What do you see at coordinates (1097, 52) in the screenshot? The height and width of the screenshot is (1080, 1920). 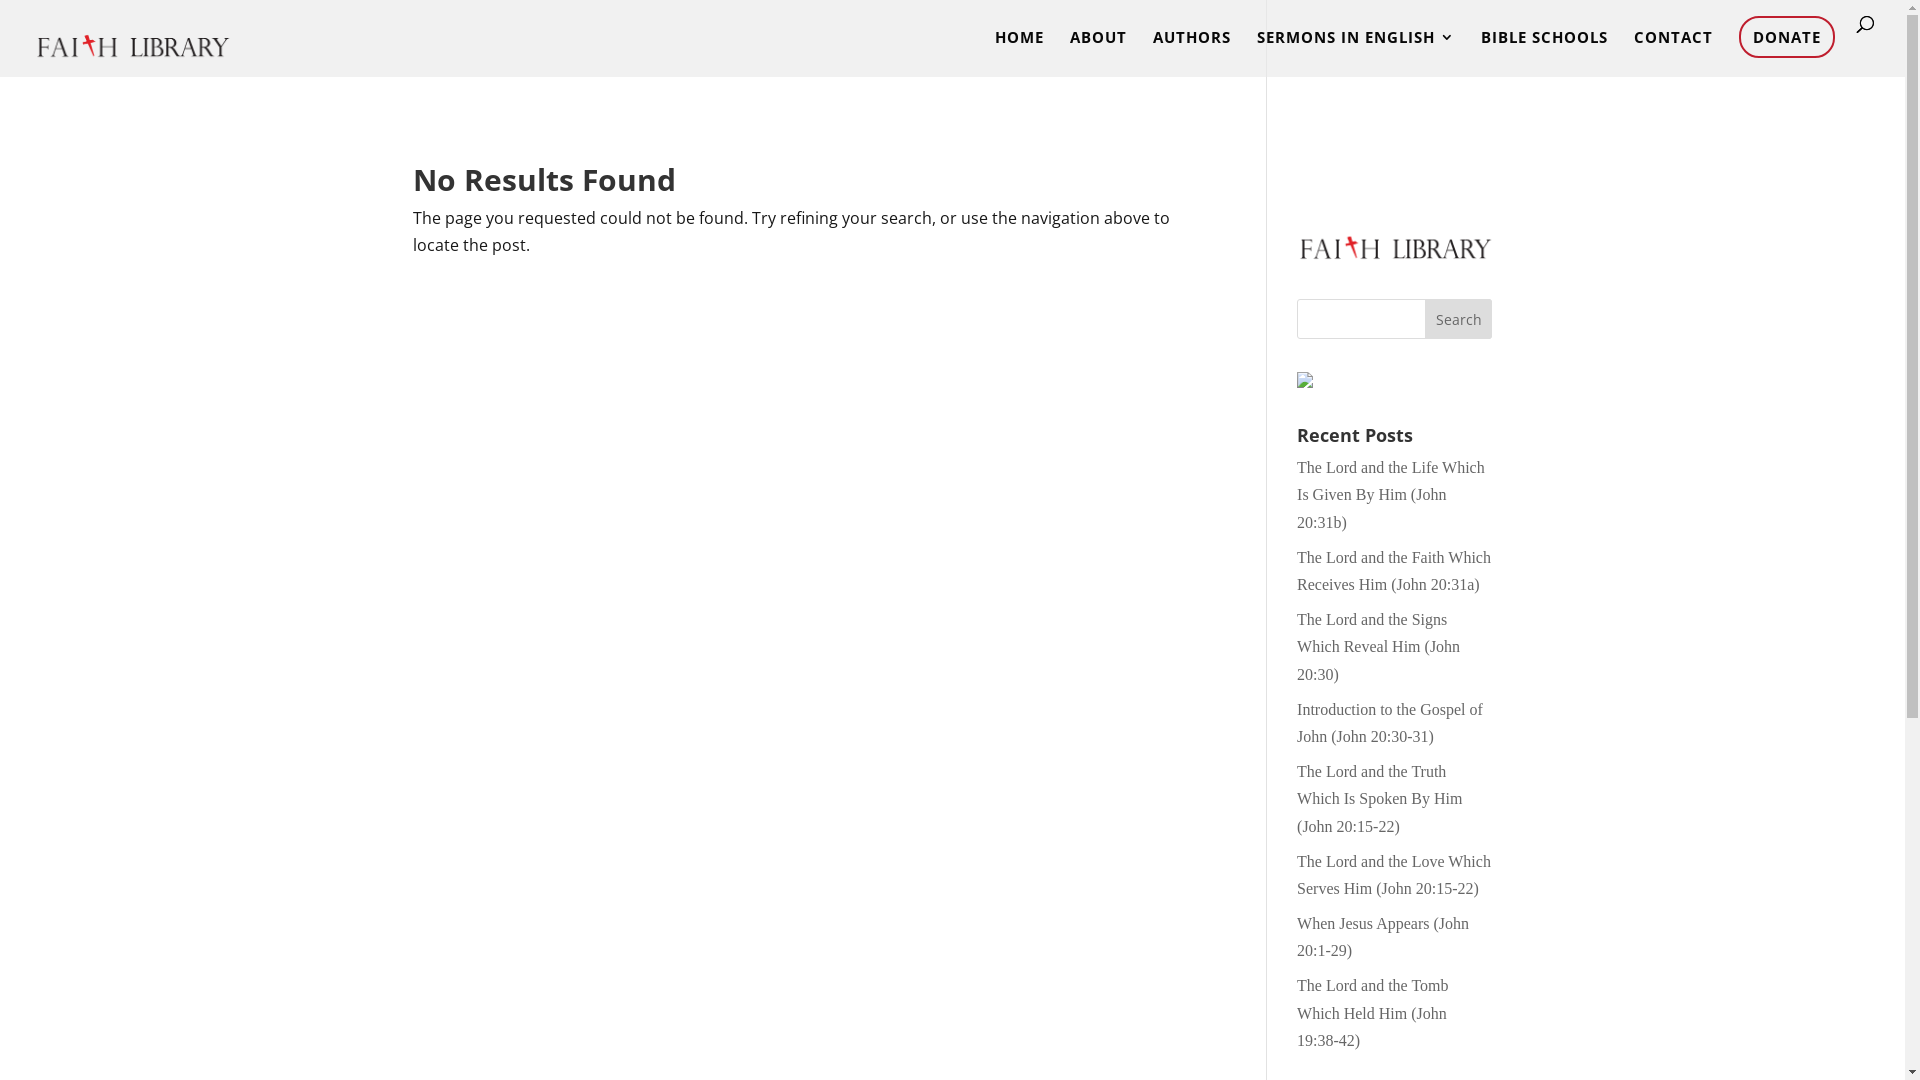 I see `'ABOUT'` at bounding box center [1097, 52].